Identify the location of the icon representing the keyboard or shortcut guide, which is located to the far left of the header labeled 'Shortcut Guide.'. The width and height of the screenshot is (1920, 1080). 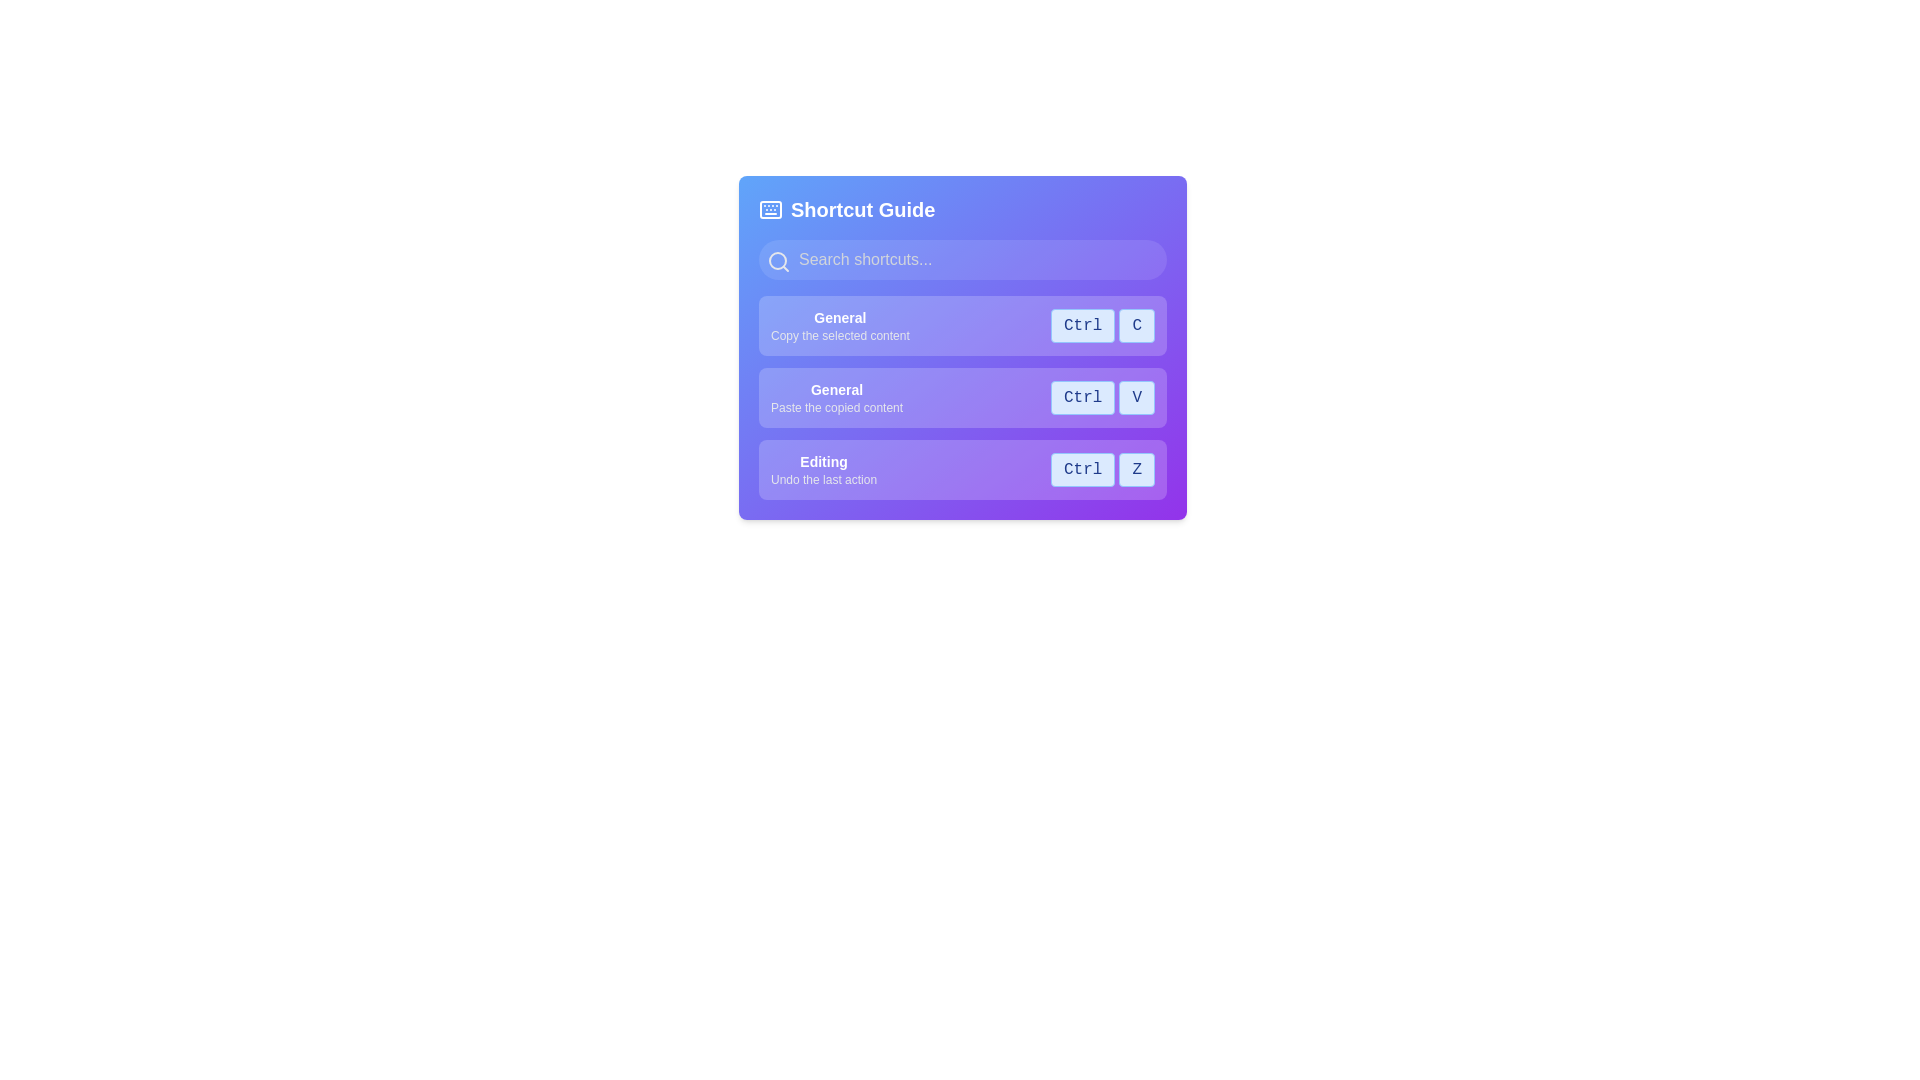
(770, 209).